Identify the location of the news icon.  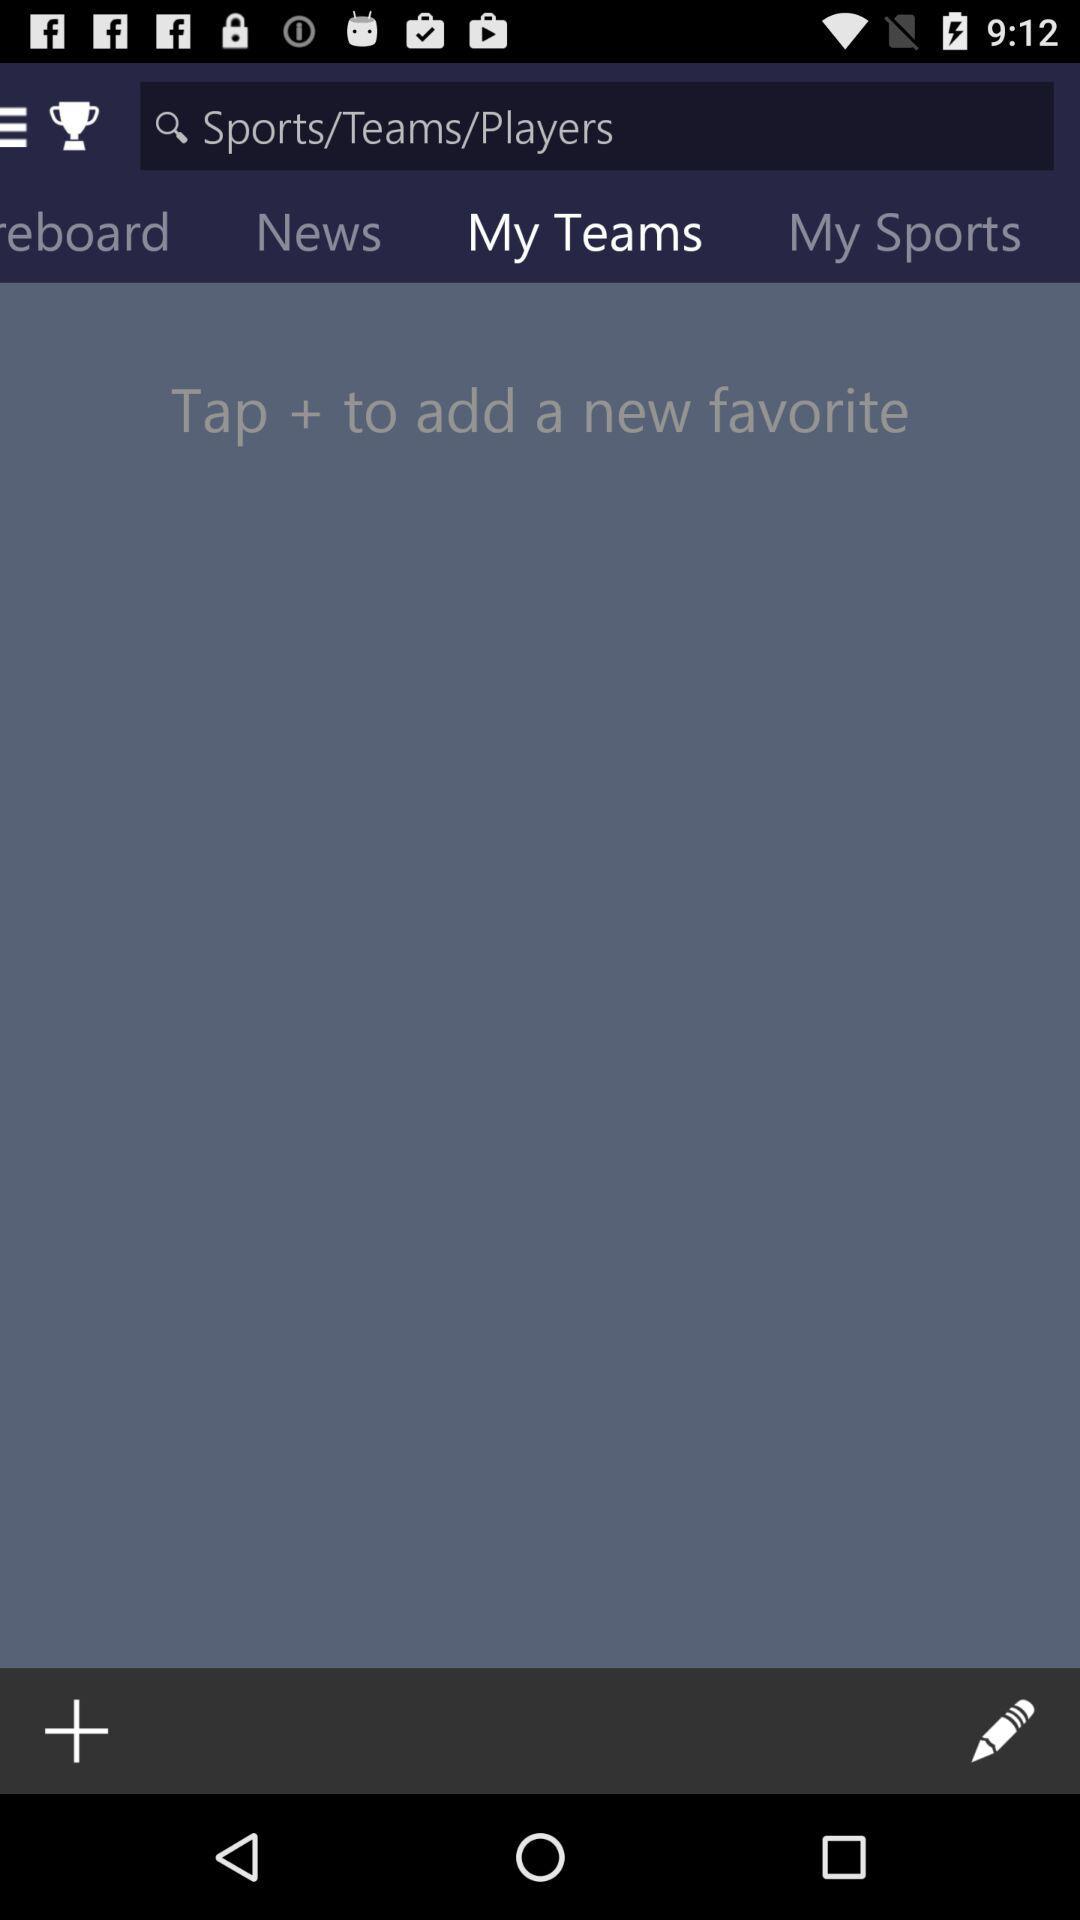
(333, 235).